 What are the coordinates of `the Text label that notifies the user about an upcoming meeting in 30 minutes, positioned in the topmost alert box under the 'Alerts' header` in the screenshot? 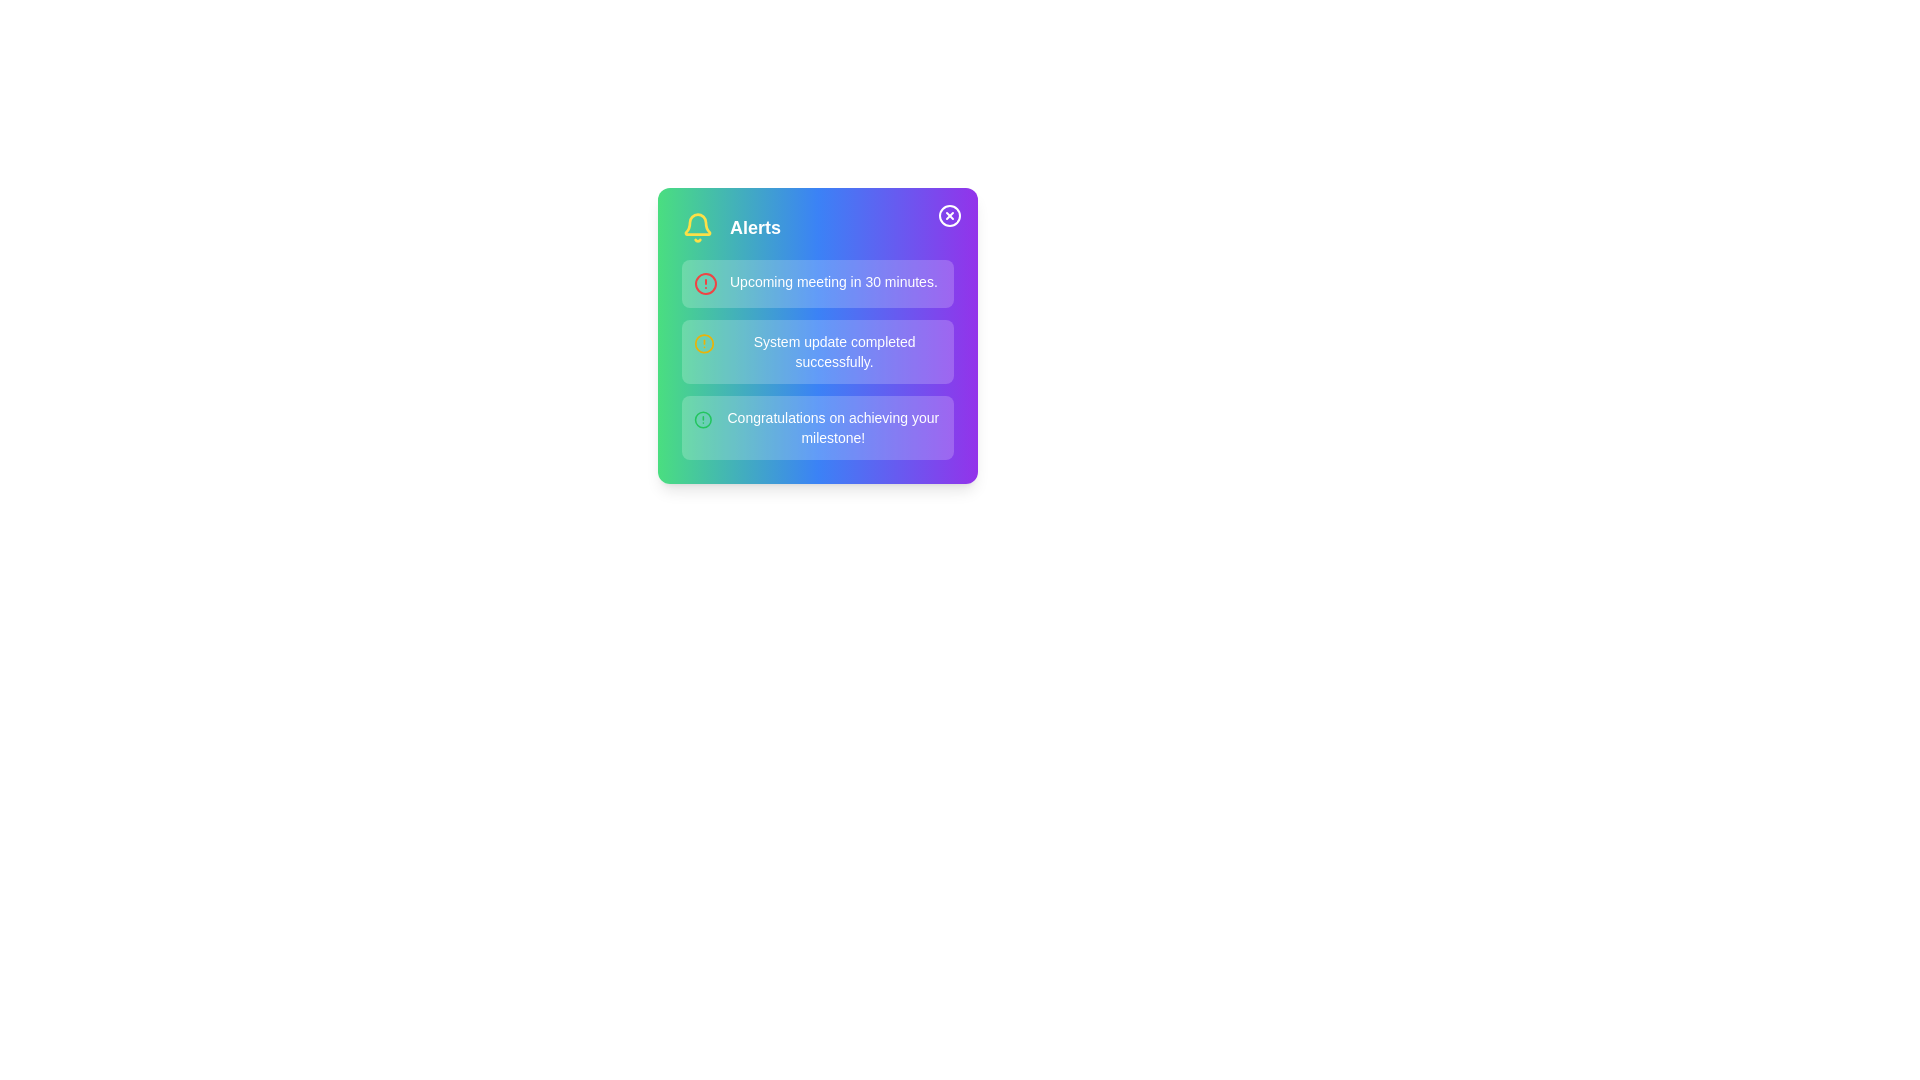 It's located at (833, 281).